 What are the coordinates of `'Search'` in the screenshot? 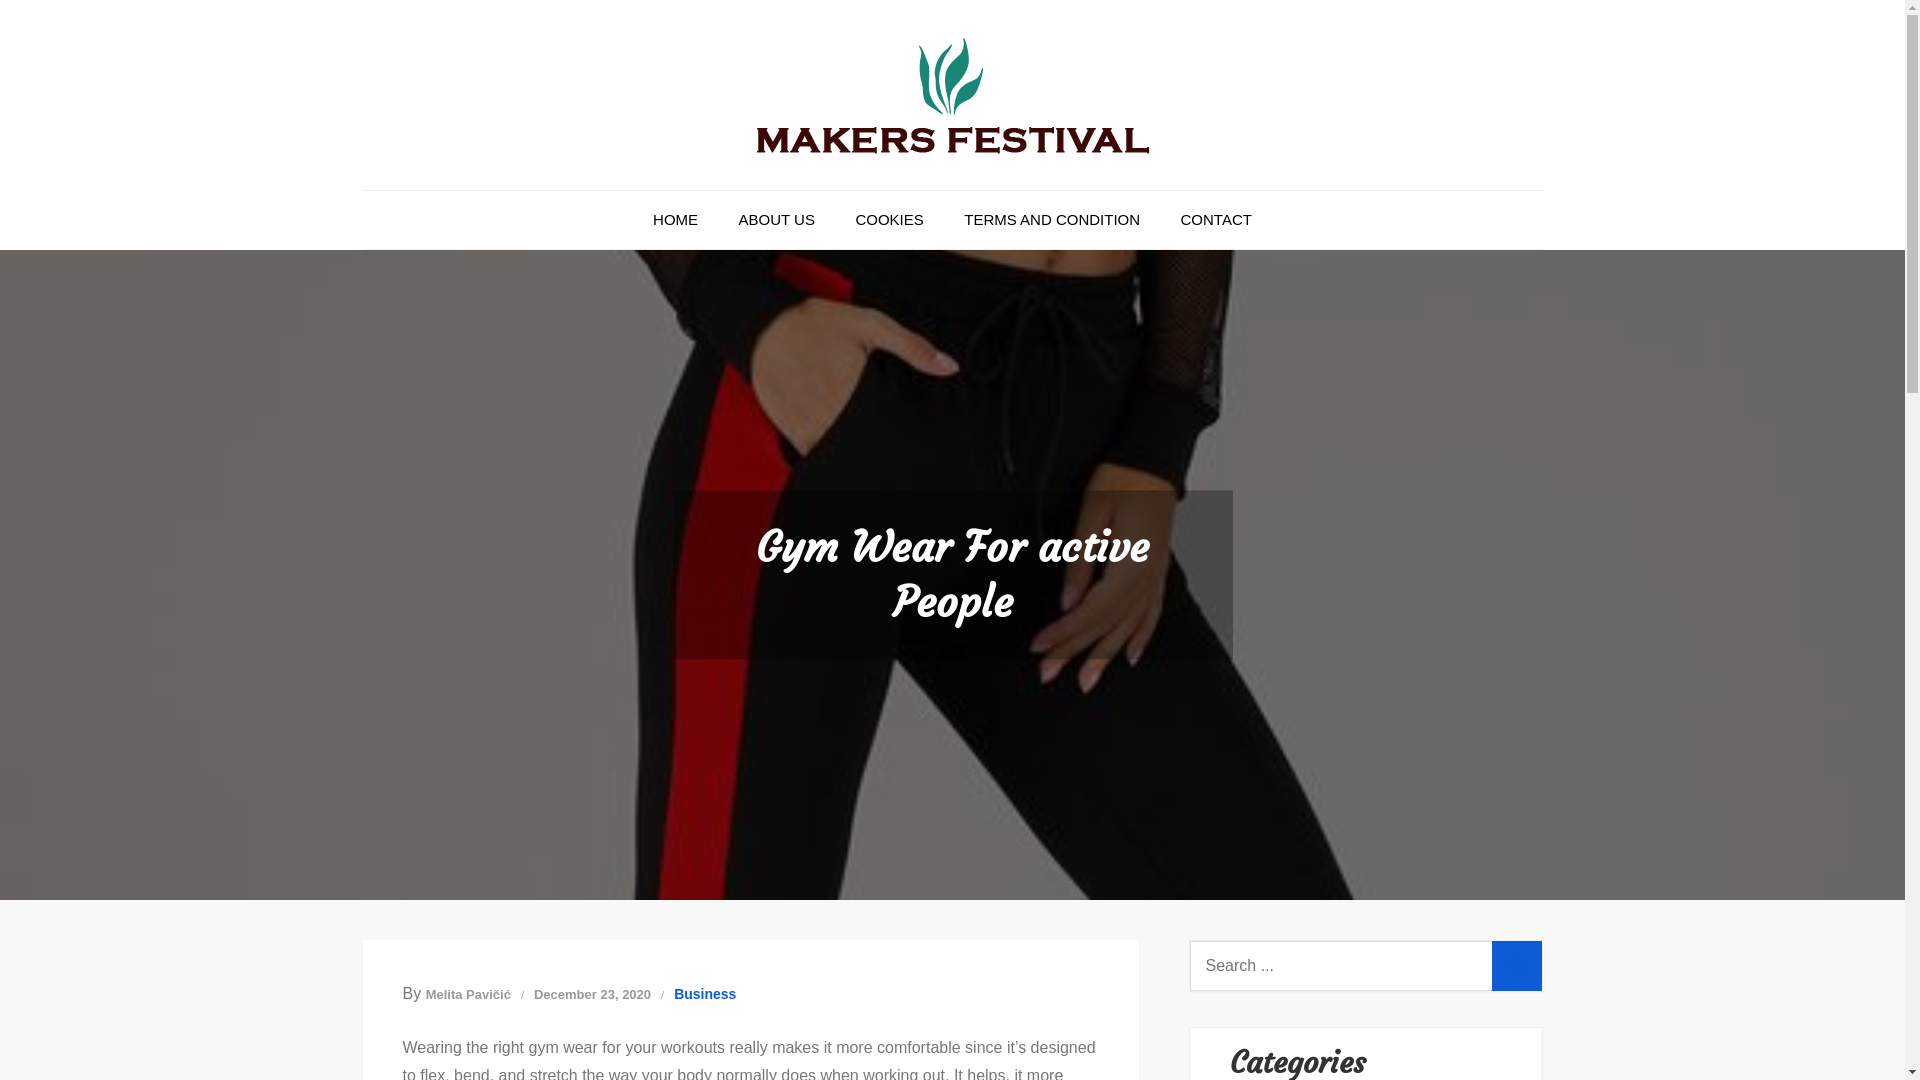 It's located at (1516, 964).